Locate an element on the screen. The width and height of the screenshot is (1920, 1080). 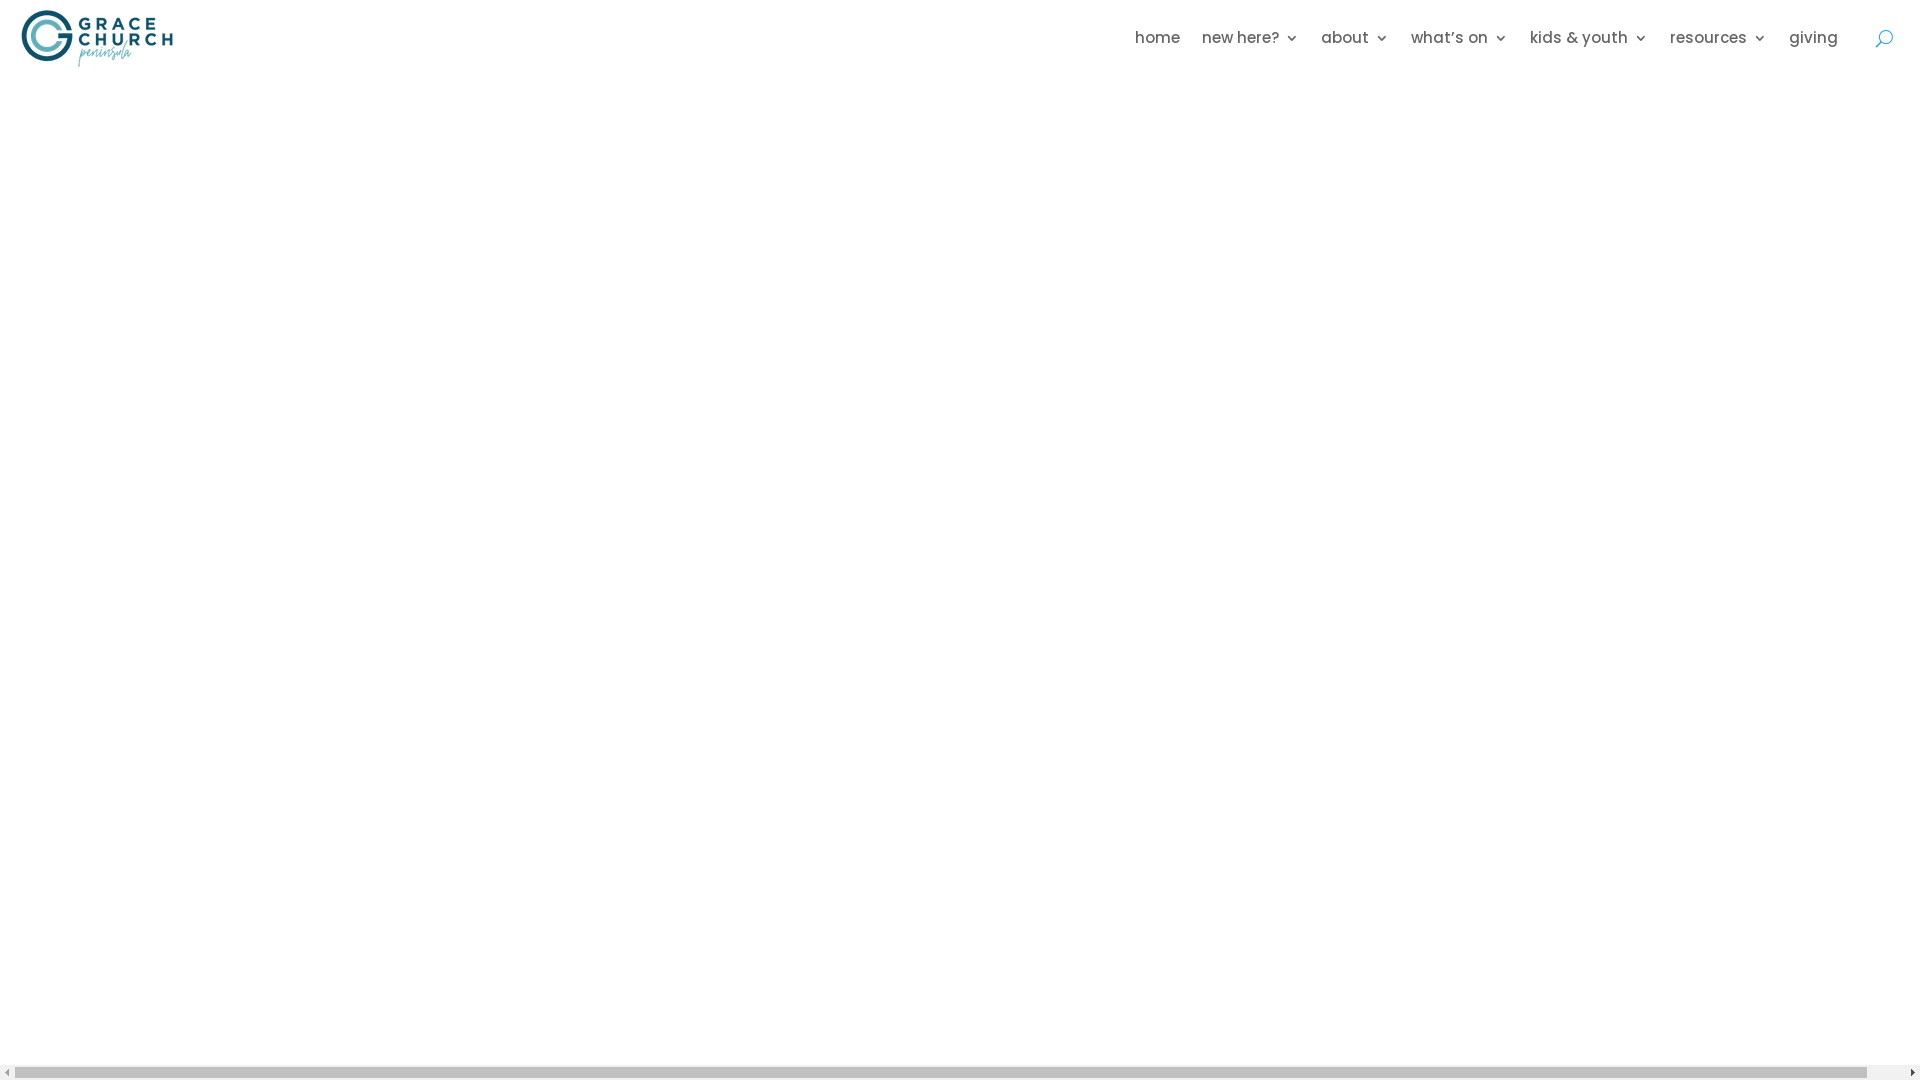
'new here?' is located at coordinates (1249, 38).